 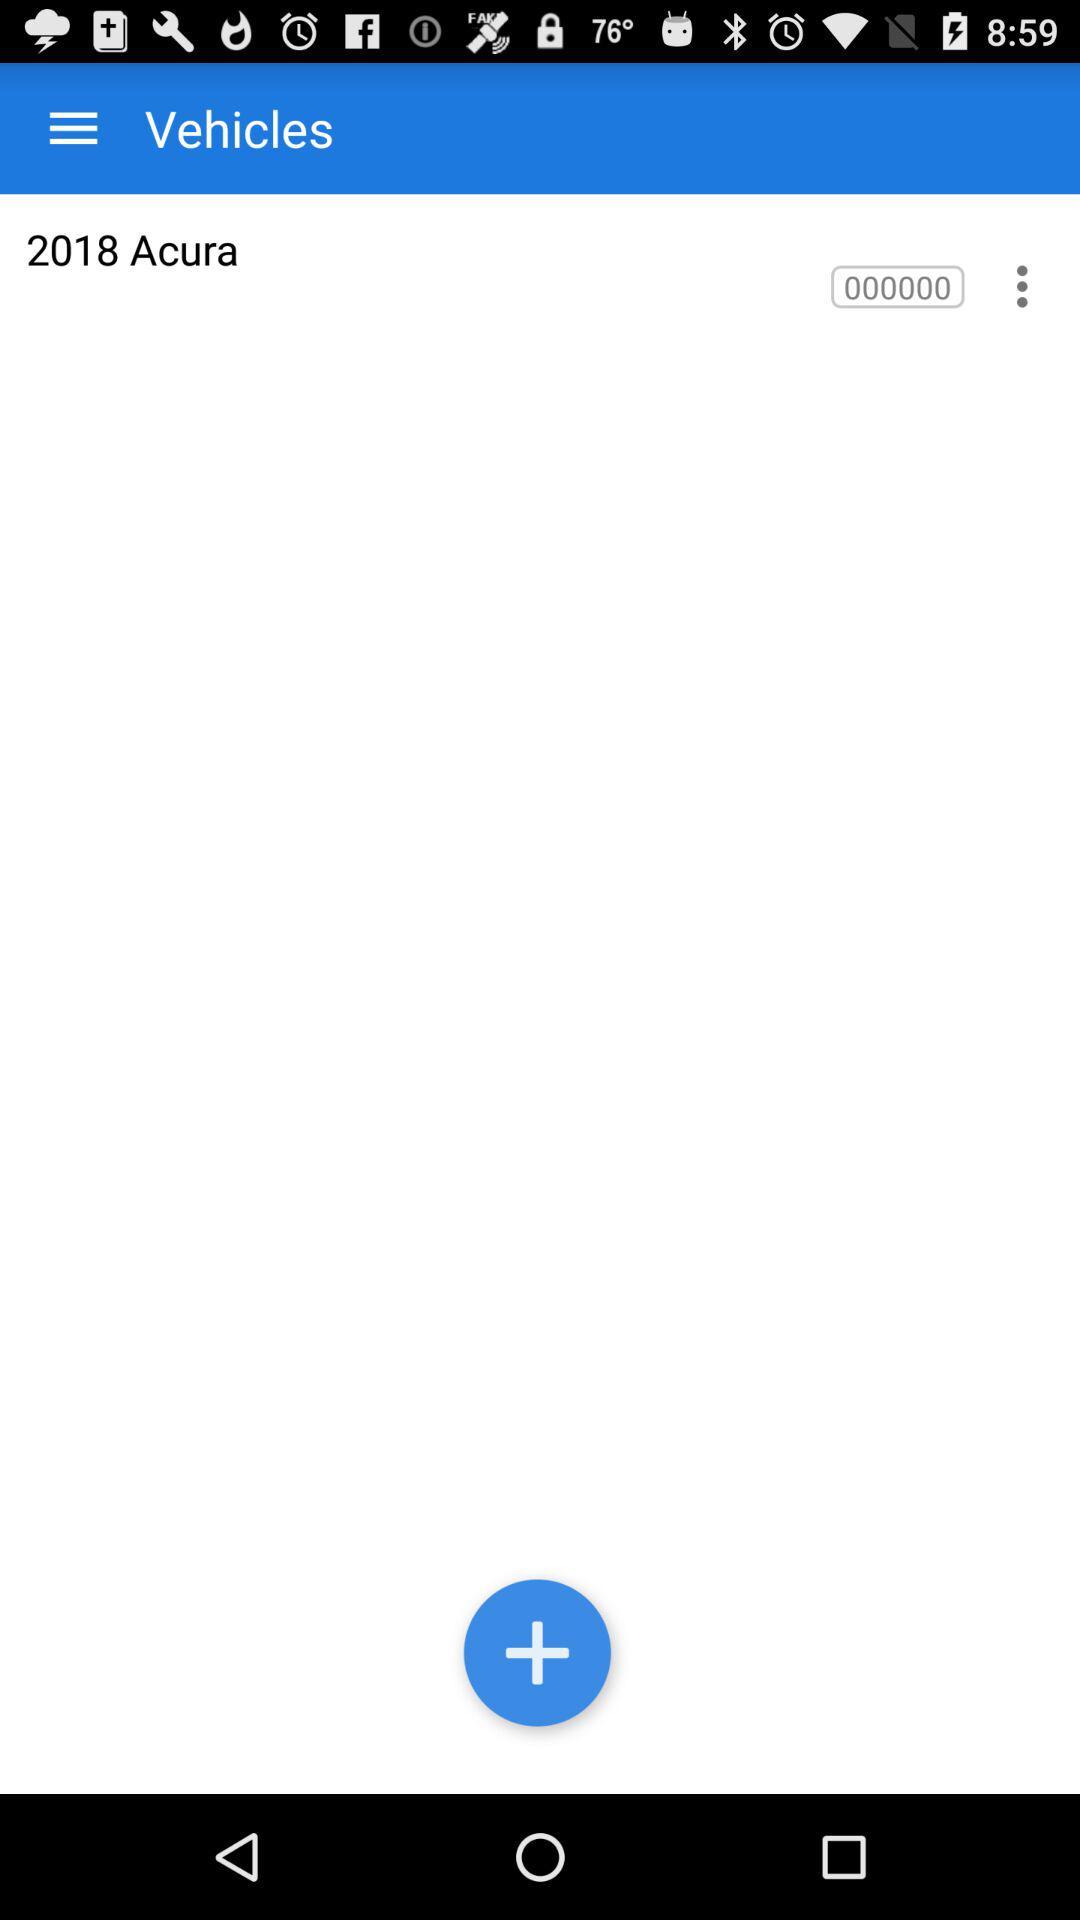 What do you see at coordinates (72, 127) in the screenshot?
I see `open options` at bounding box center [72, 127].